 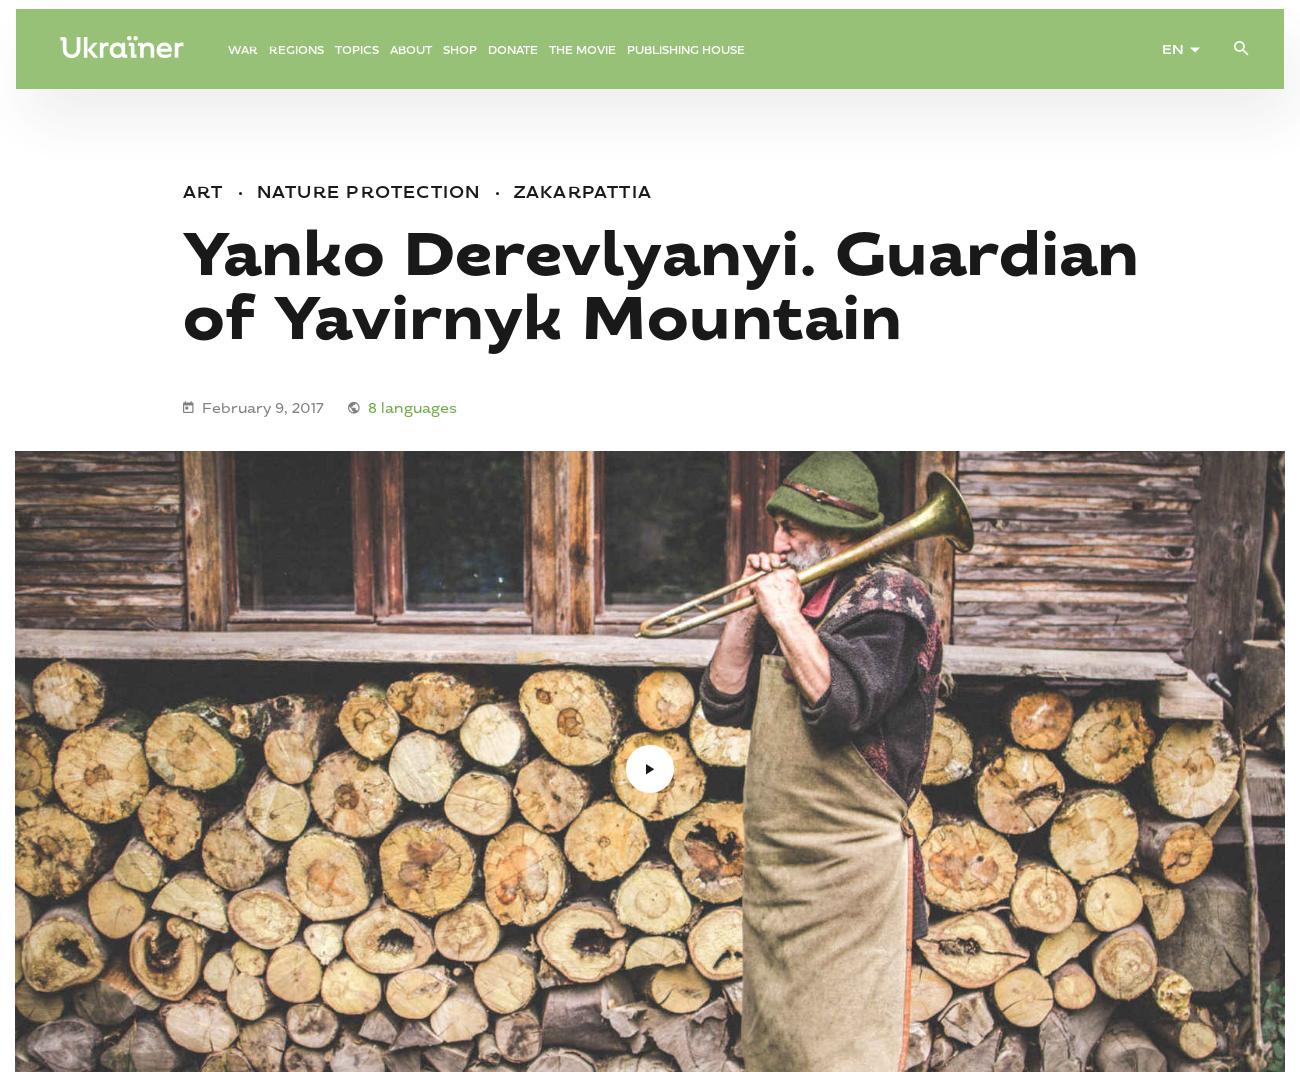 What do you see at coordinates (685, 64) in the screenshot?
I see `'Publishing House'` at bounding box center [685, 64].